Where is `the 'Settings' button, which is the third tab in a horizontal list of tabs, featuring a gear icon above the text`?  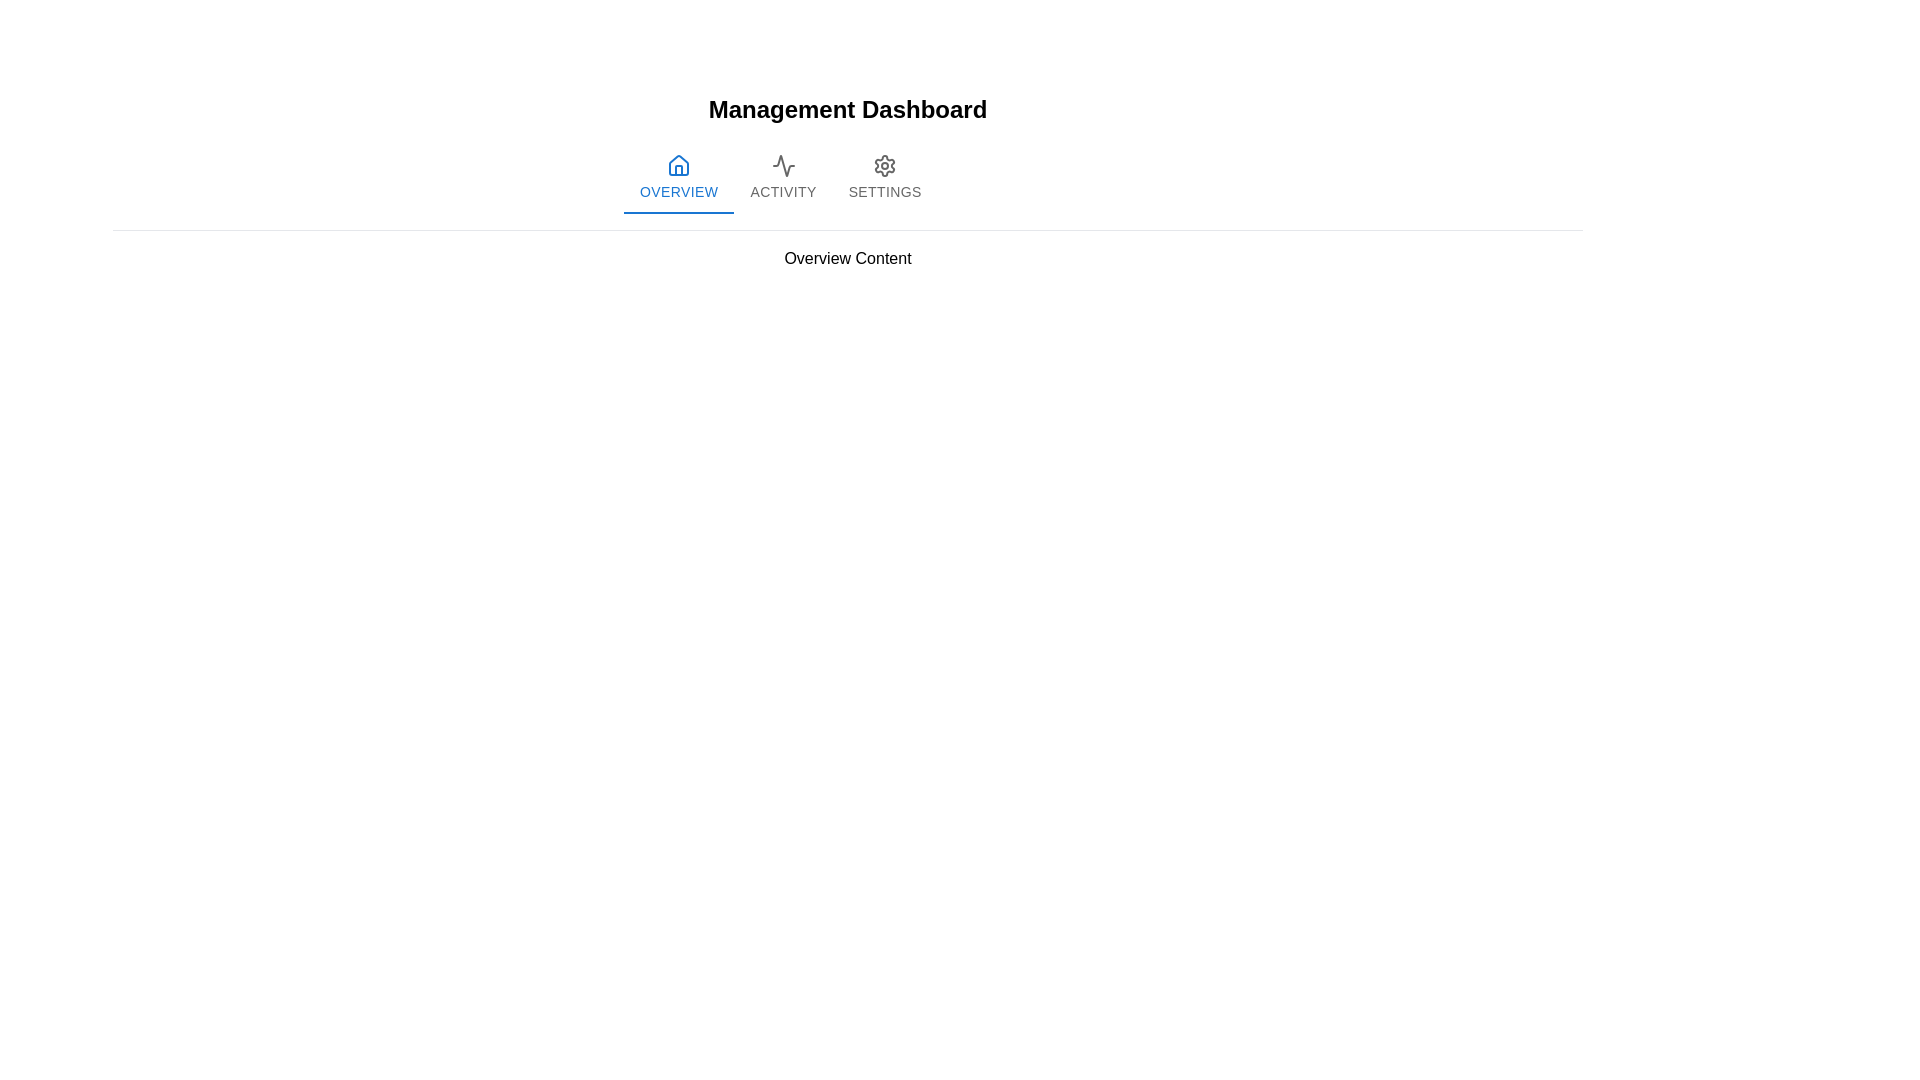
the 'Settings' button, which is the third tab in a horizontal list of tabs, featuring a gear icon above the text is located at coordinates (884, 176).